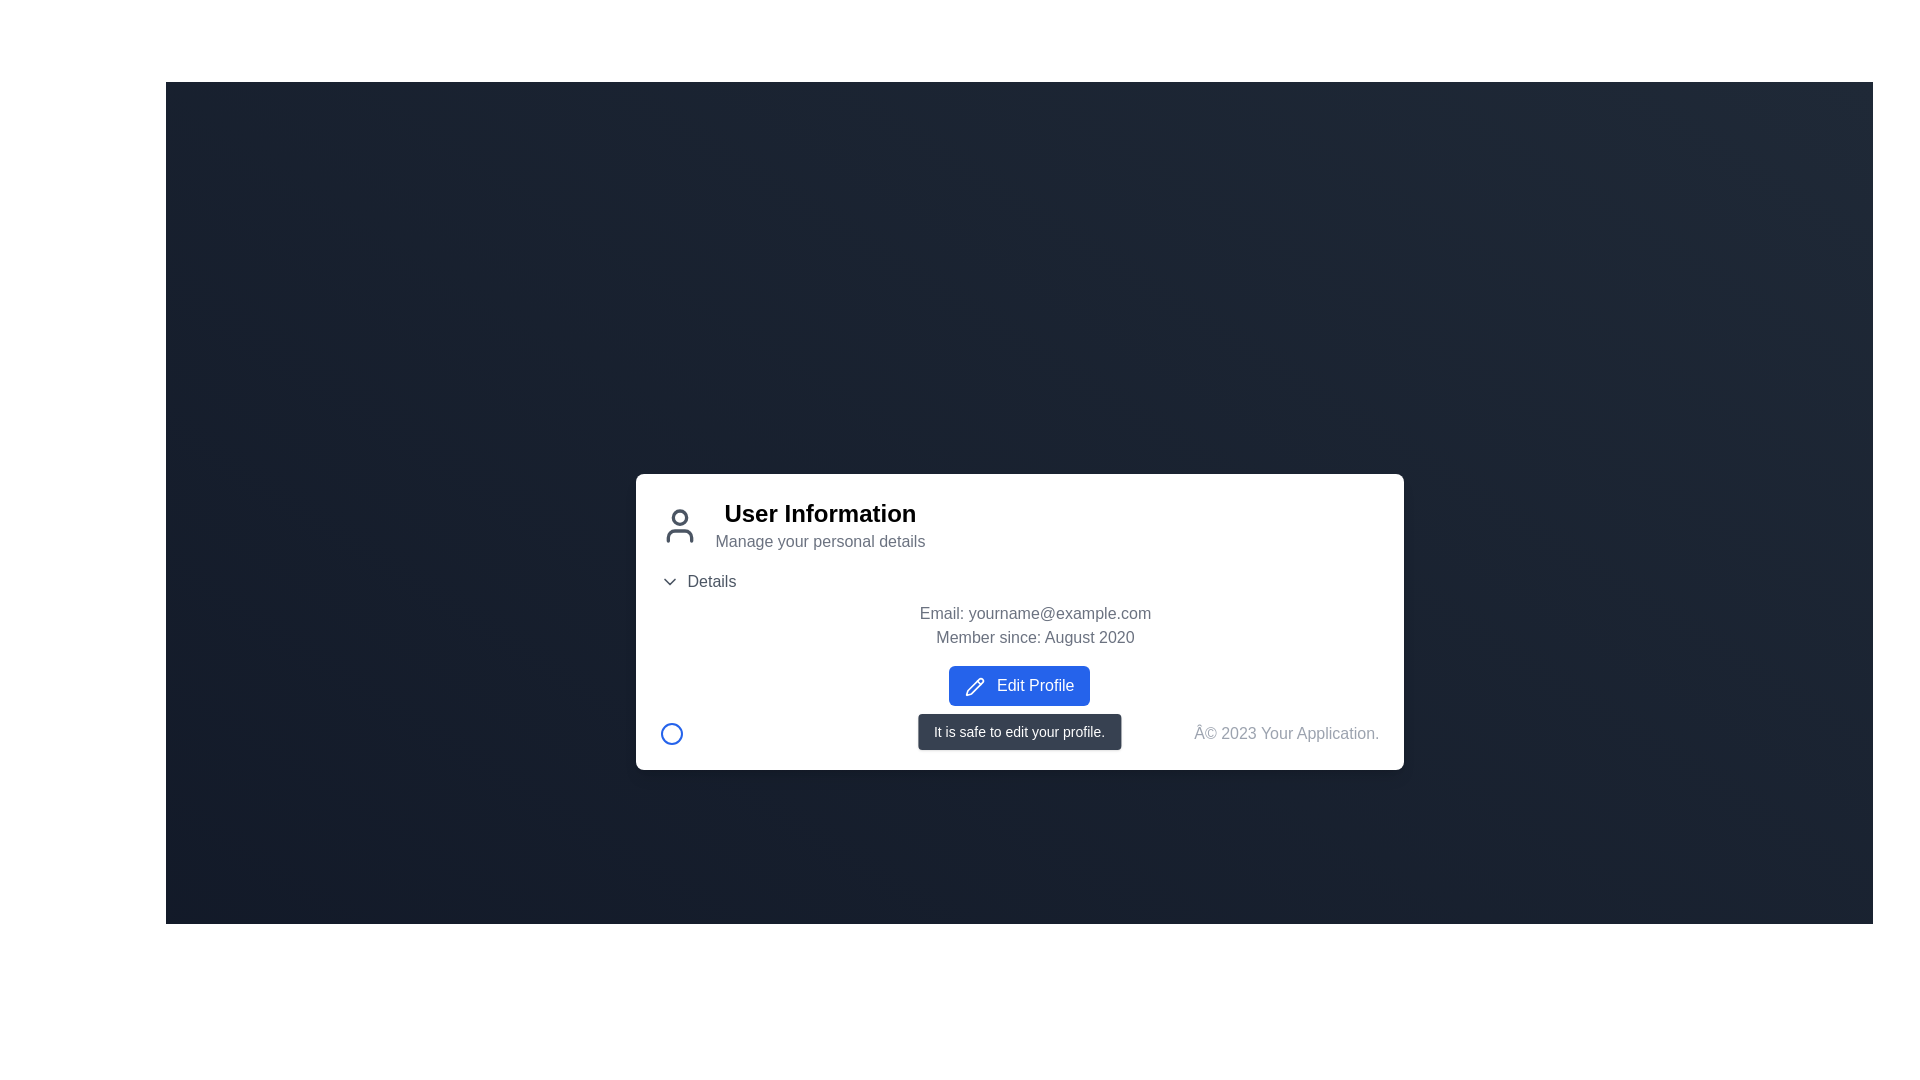 This screenshot has width=1920, height=1080. What do you see at coordinates (669, 582) in the screenshot?
I see `the downward-facing chevron icon, which is styled as an SVG graphic with a hollow outlined appearance, located to the left of the 'Details' text label, to trigger a visual response such as a color change` at bounding box center [669, 582].